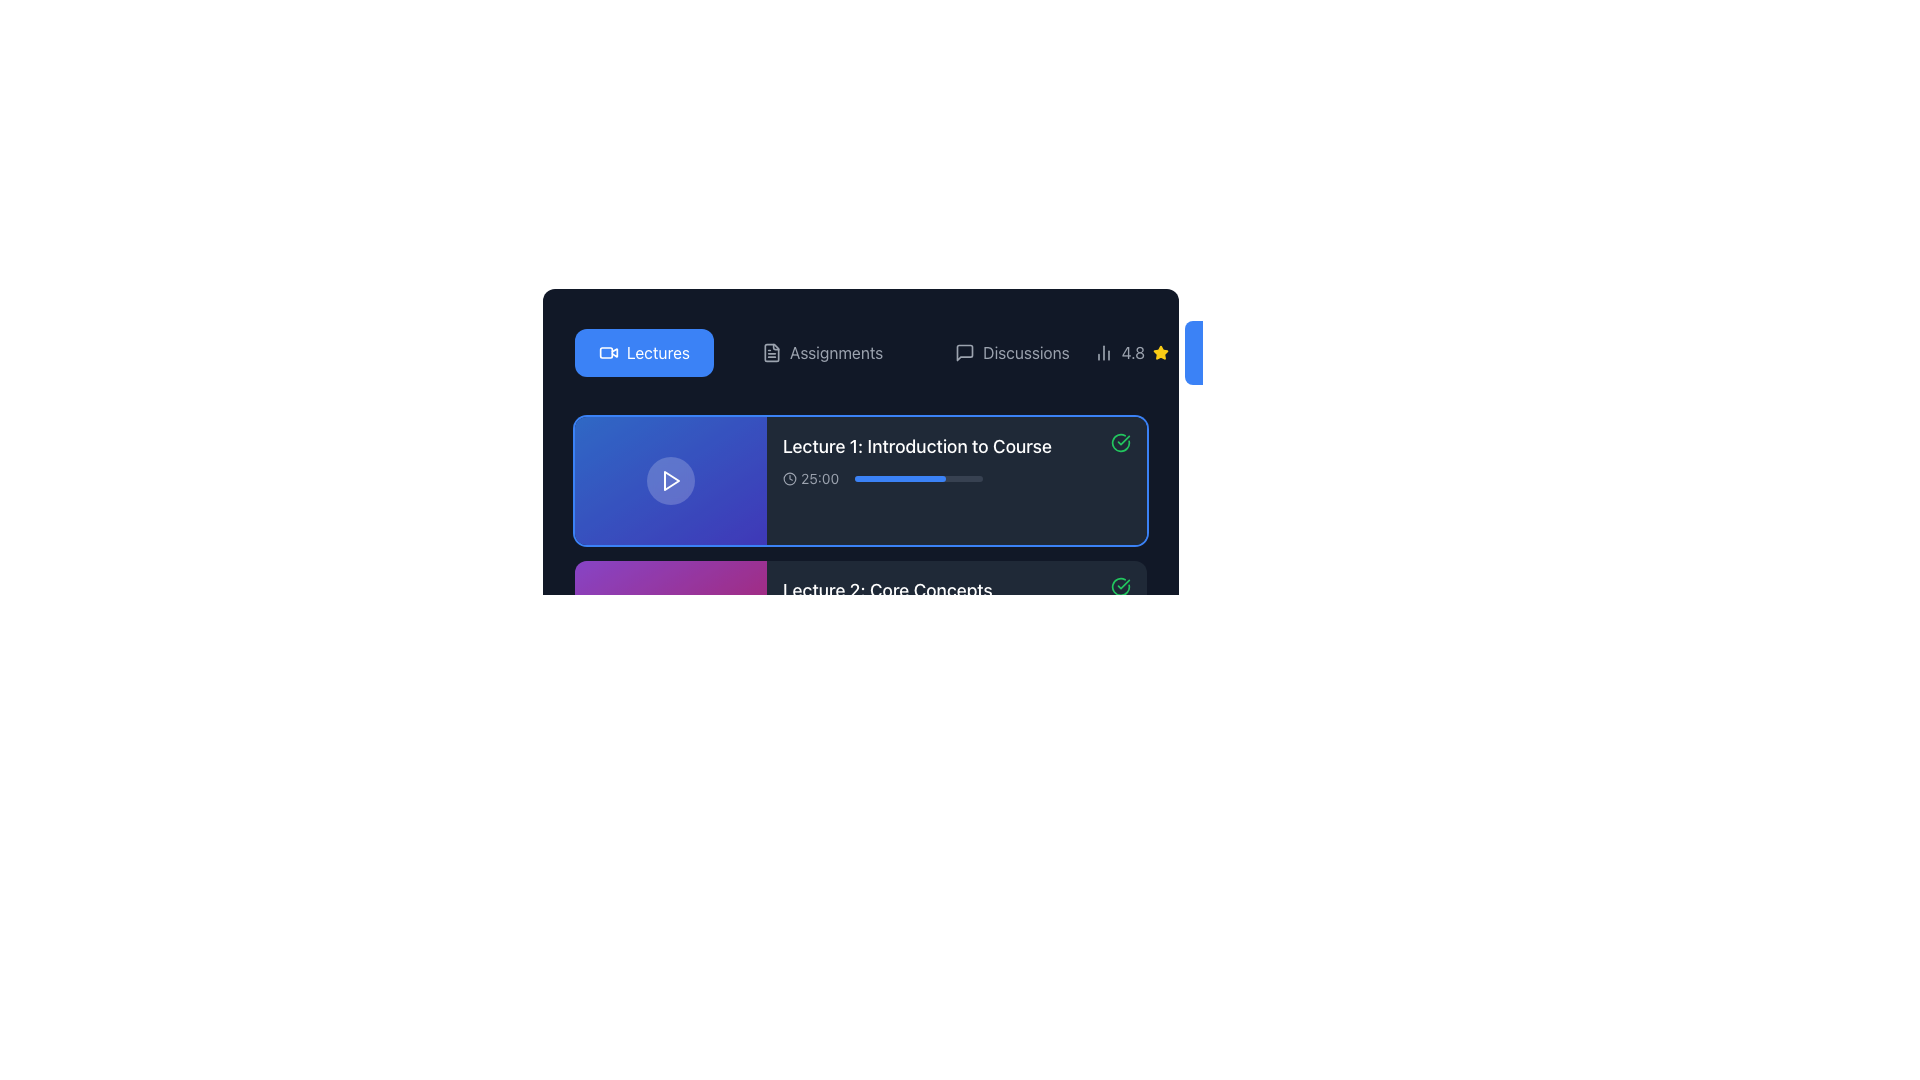 This screenshot has width=1920, height=1080. Describe the element at coordinates (916, 461) in the screenshot. I see `the informational display labeled 'Lecture 1: Introduction to Course' with a progress indicator showing '25:00' and a blue progress bar beneath it` at that location.